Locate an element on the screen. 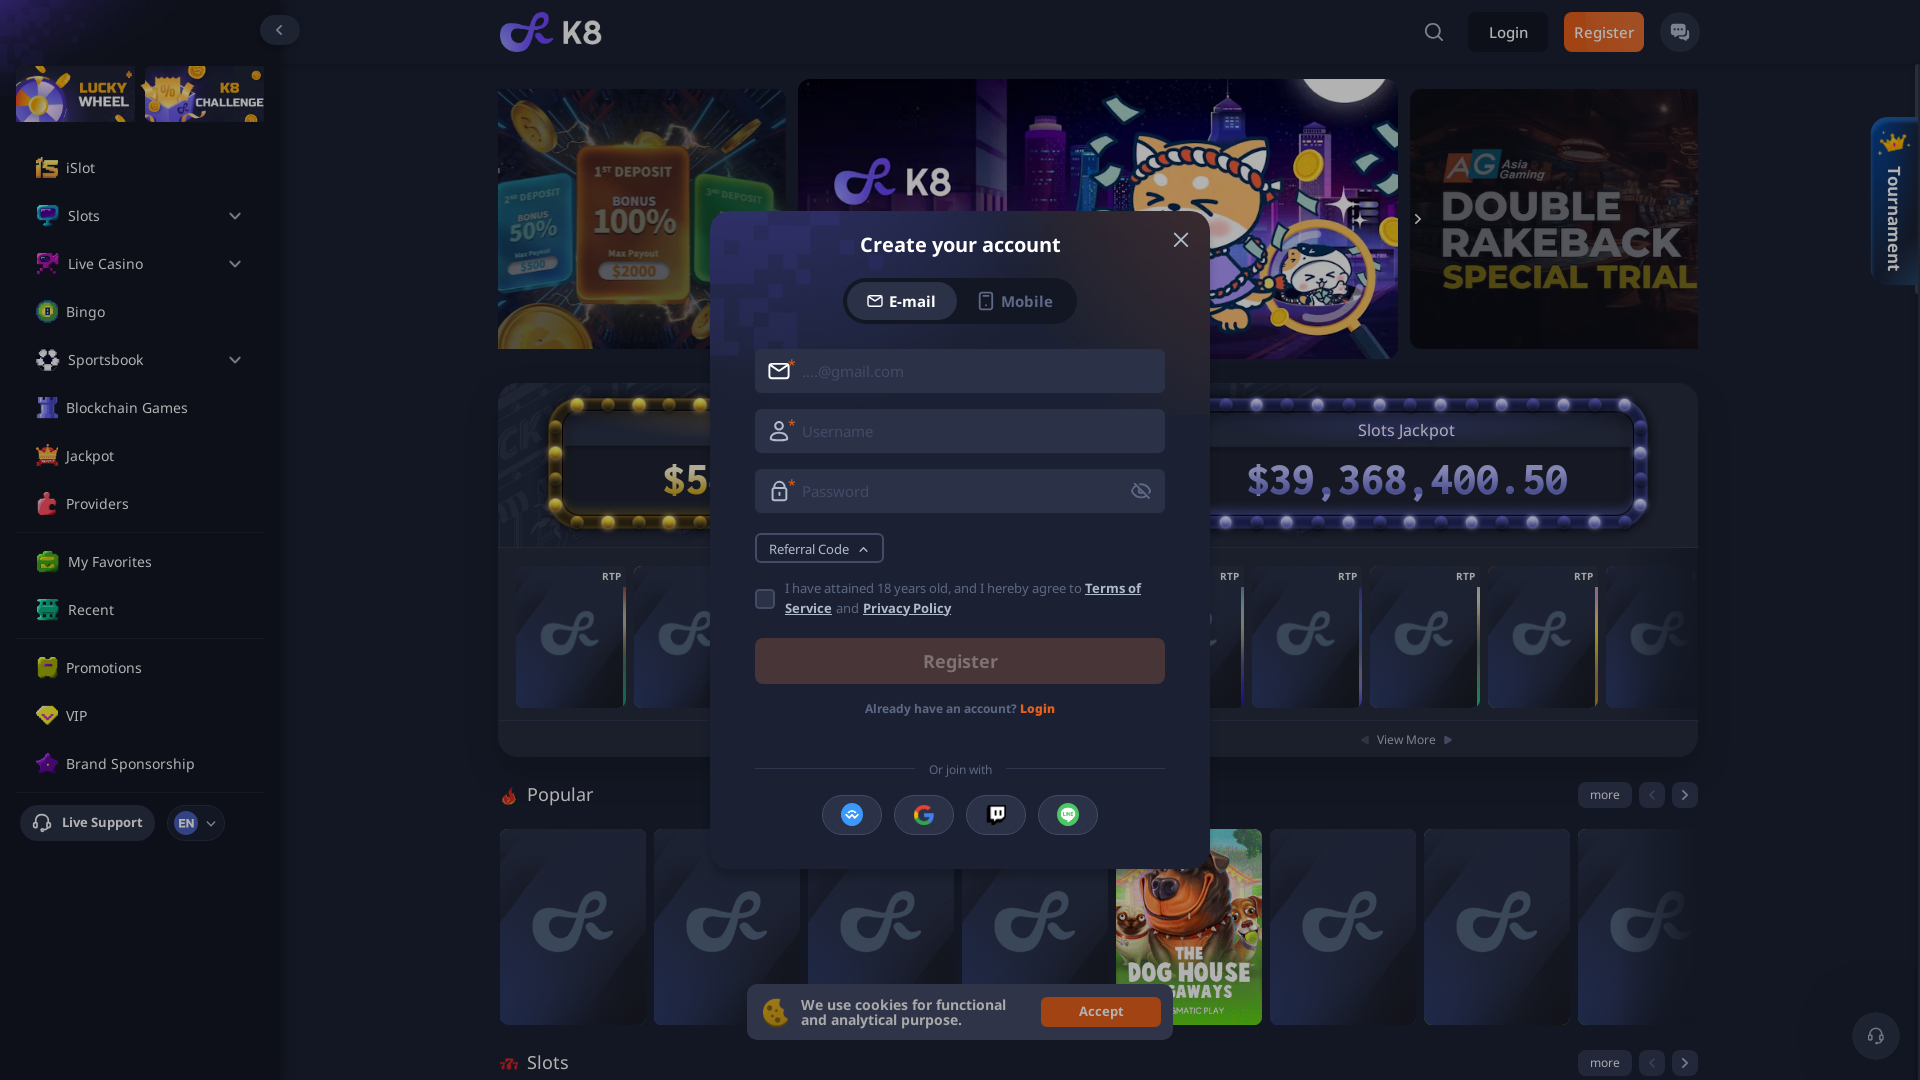  'previous' is located at coordinates (1651, 793).